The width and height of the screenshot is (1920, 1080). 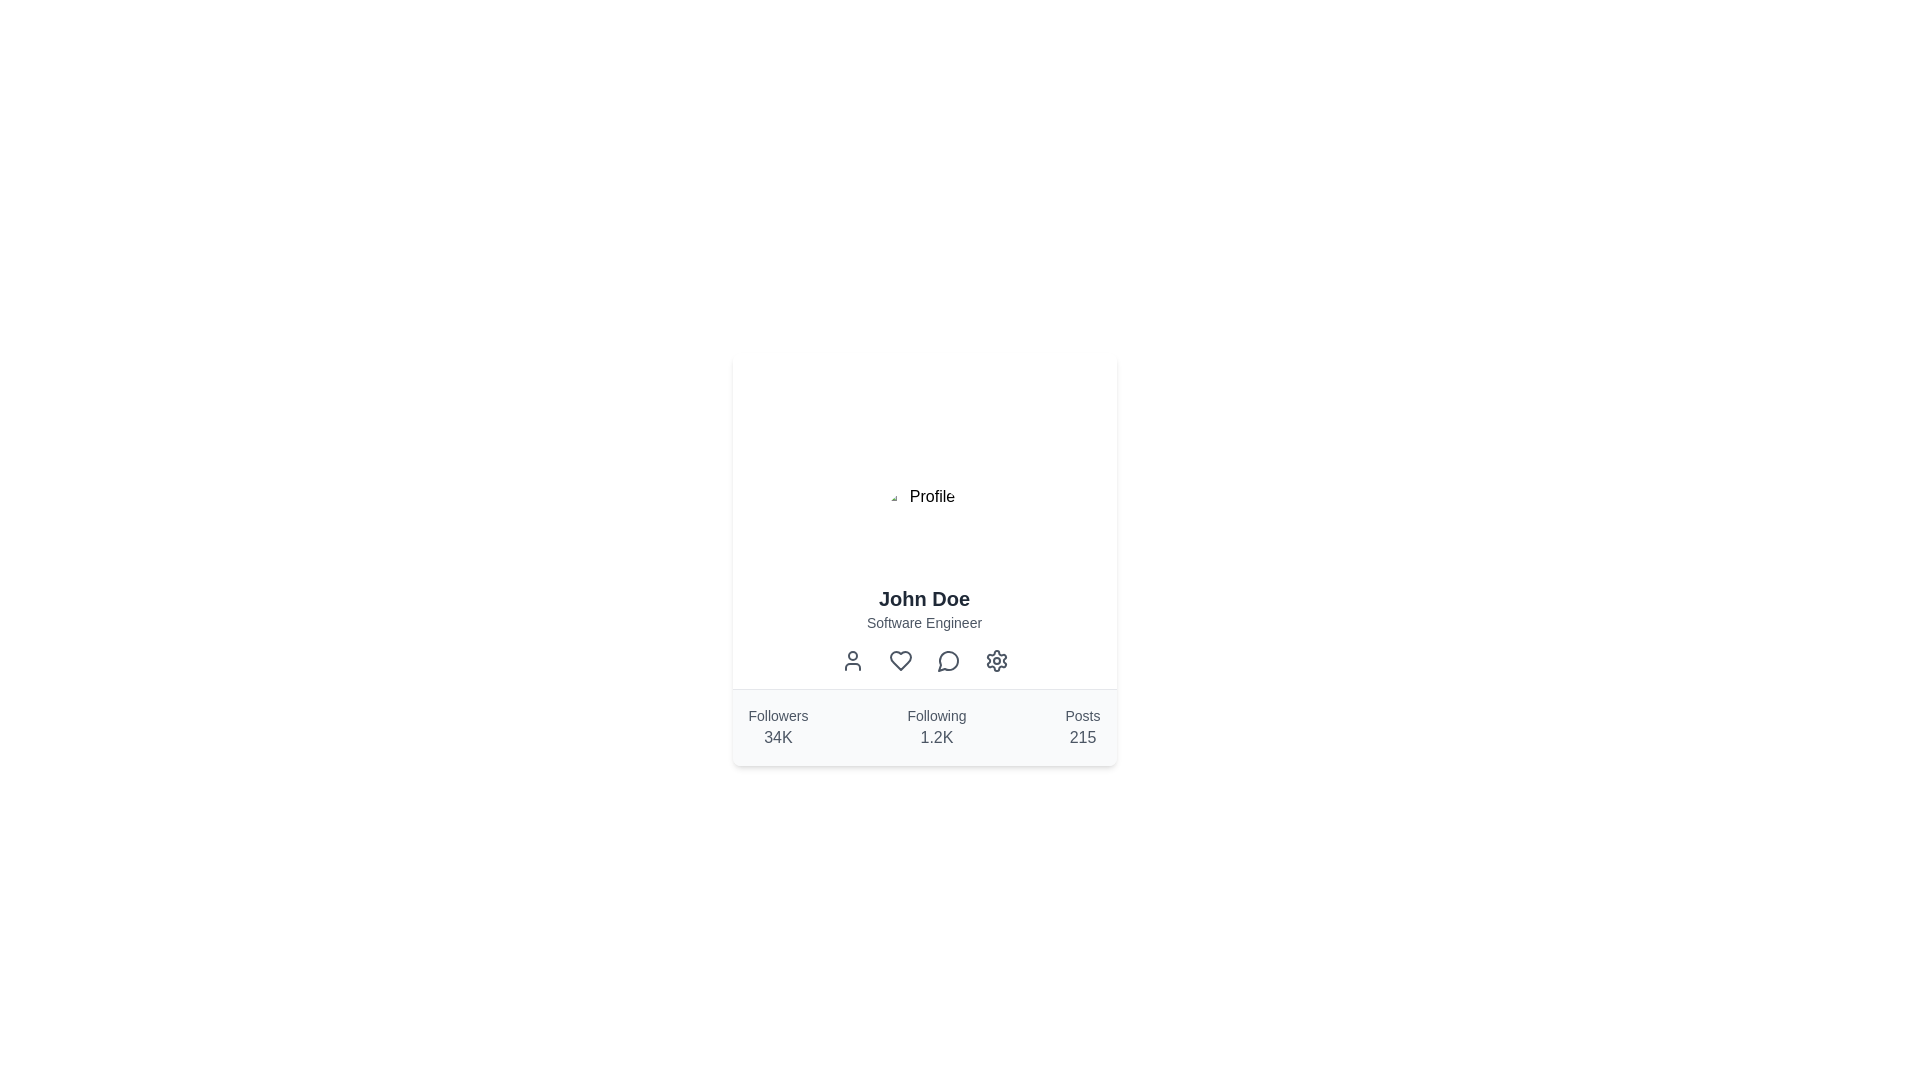 What do you see at coordinates (996, 660) in the screenshot?
I see `the settings button located at the end of the row of interactive icons beneath the profile section to change its color to green` at bounding box center [996, 660].